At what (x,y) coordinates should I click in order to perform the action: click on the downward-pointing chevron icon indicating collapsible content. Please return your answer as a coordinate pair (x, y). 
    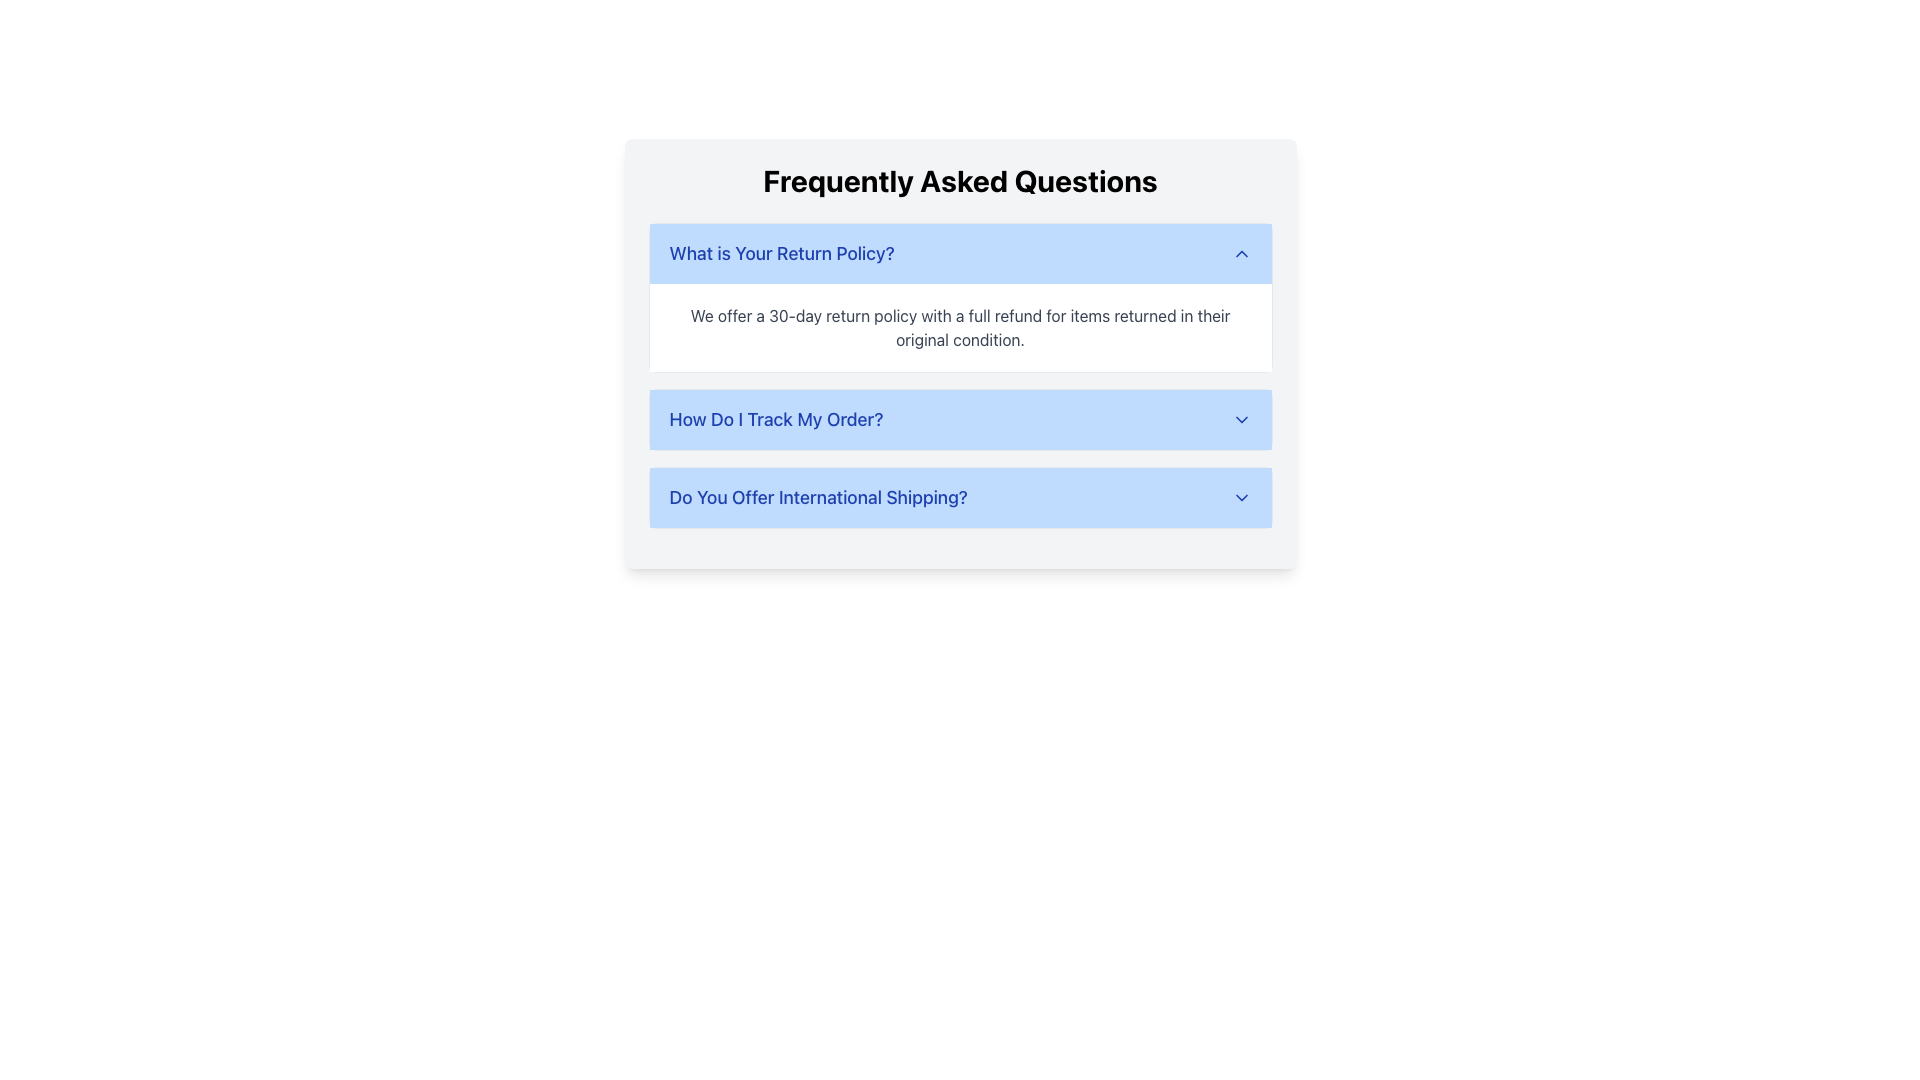
    Looking at the image, I should click on (1240, 419).